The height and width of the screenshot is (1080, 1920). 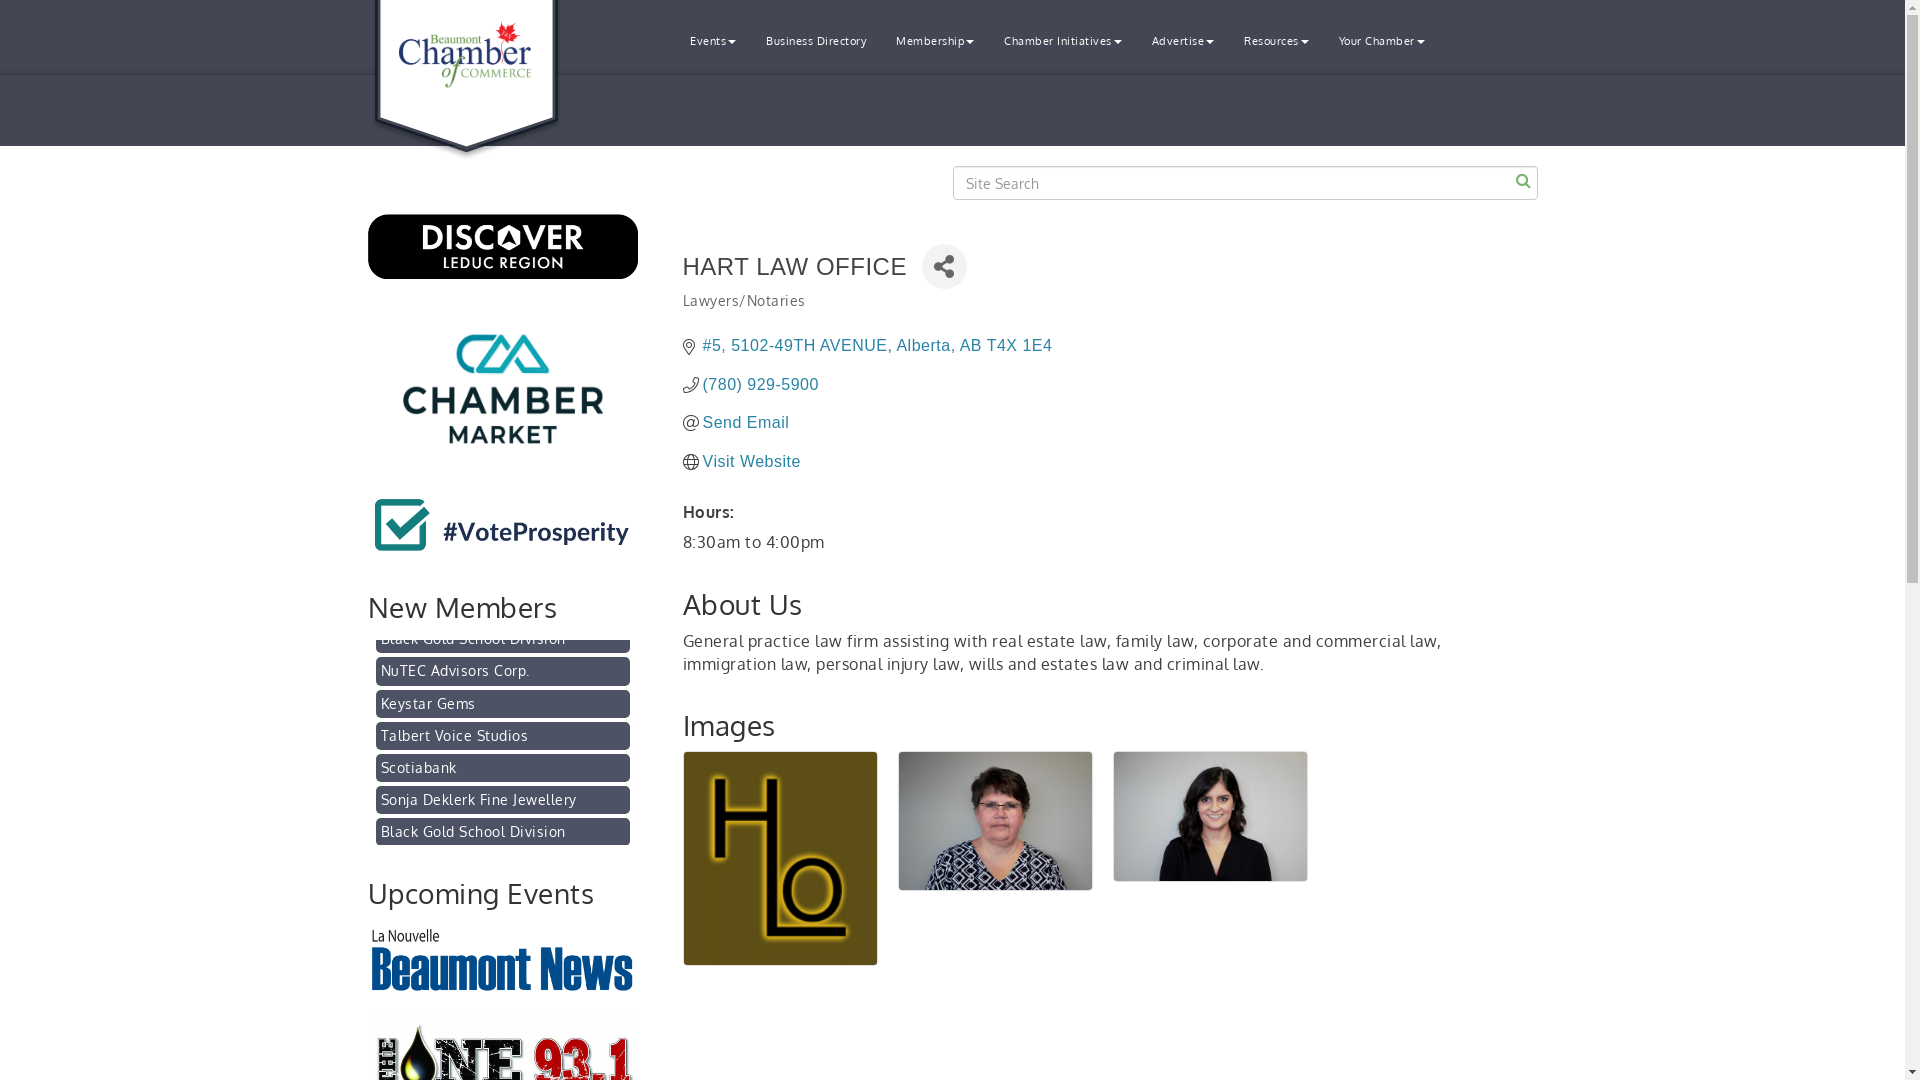 I want to click on 'NuTEC Advisors Corp.', so click(x=375, y=703).